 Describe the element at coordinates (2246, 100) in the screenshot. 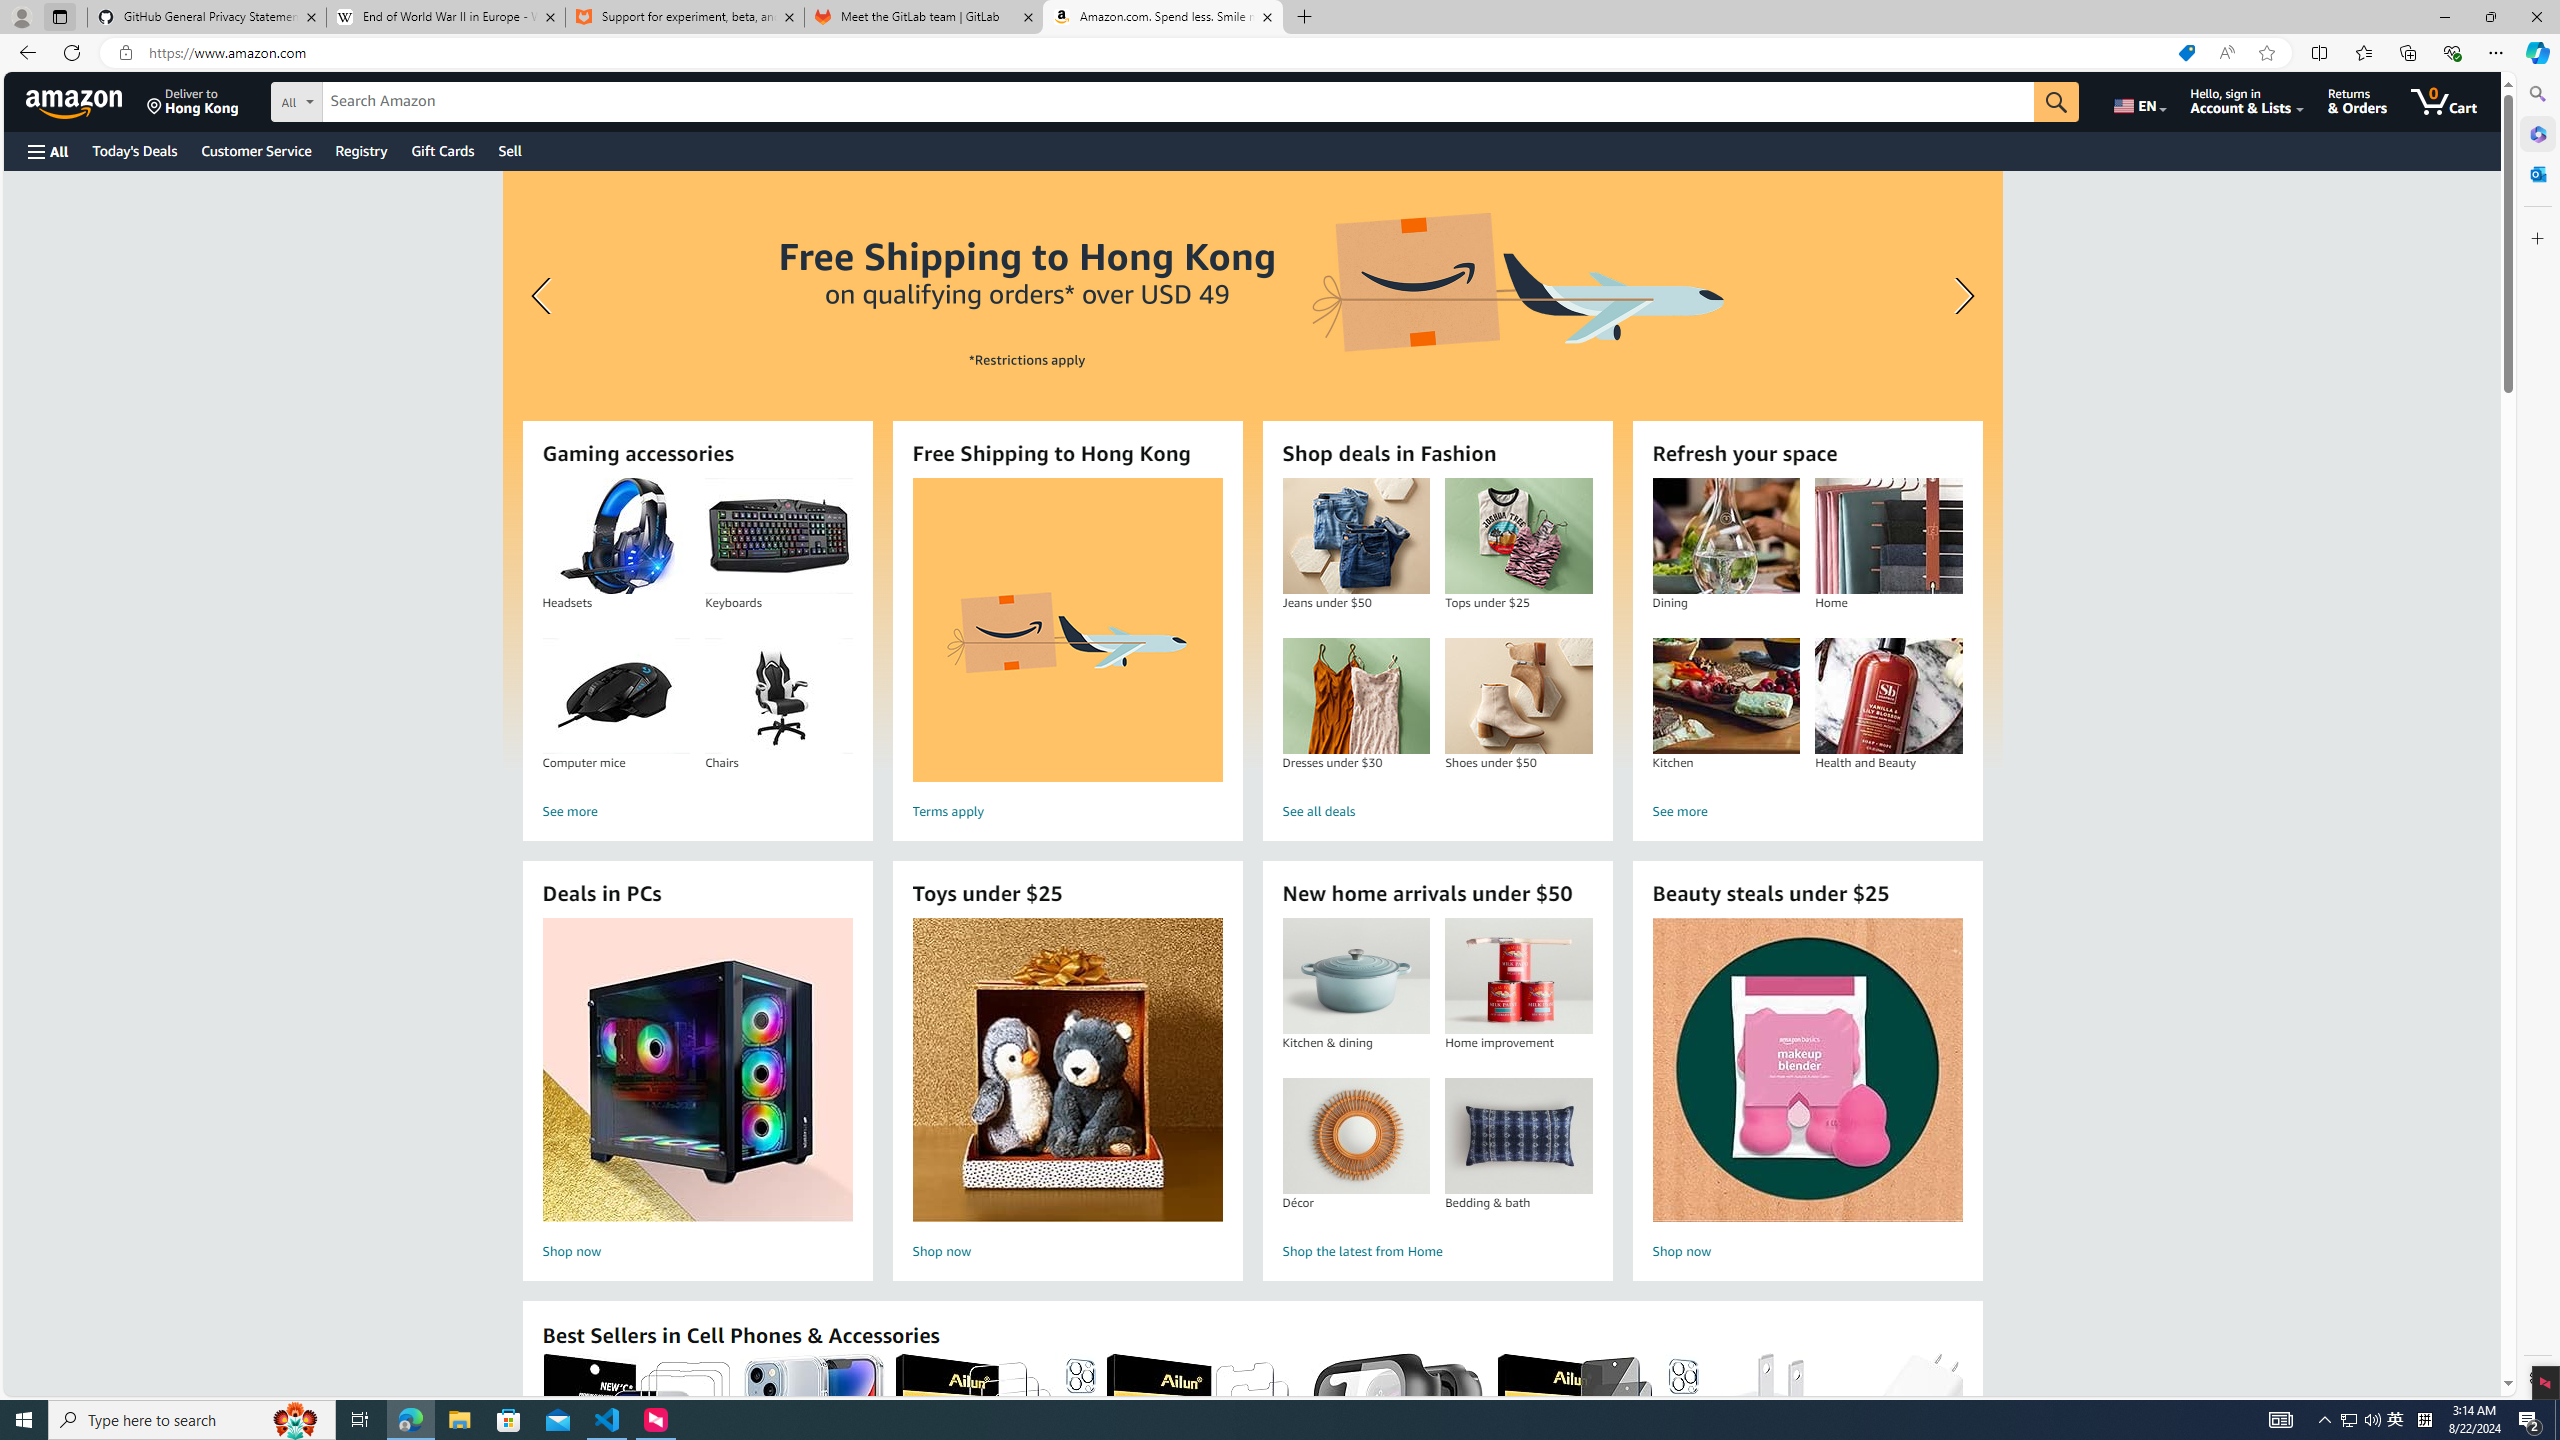

I see `'Hello, sign in Account & Lists'` at that location.